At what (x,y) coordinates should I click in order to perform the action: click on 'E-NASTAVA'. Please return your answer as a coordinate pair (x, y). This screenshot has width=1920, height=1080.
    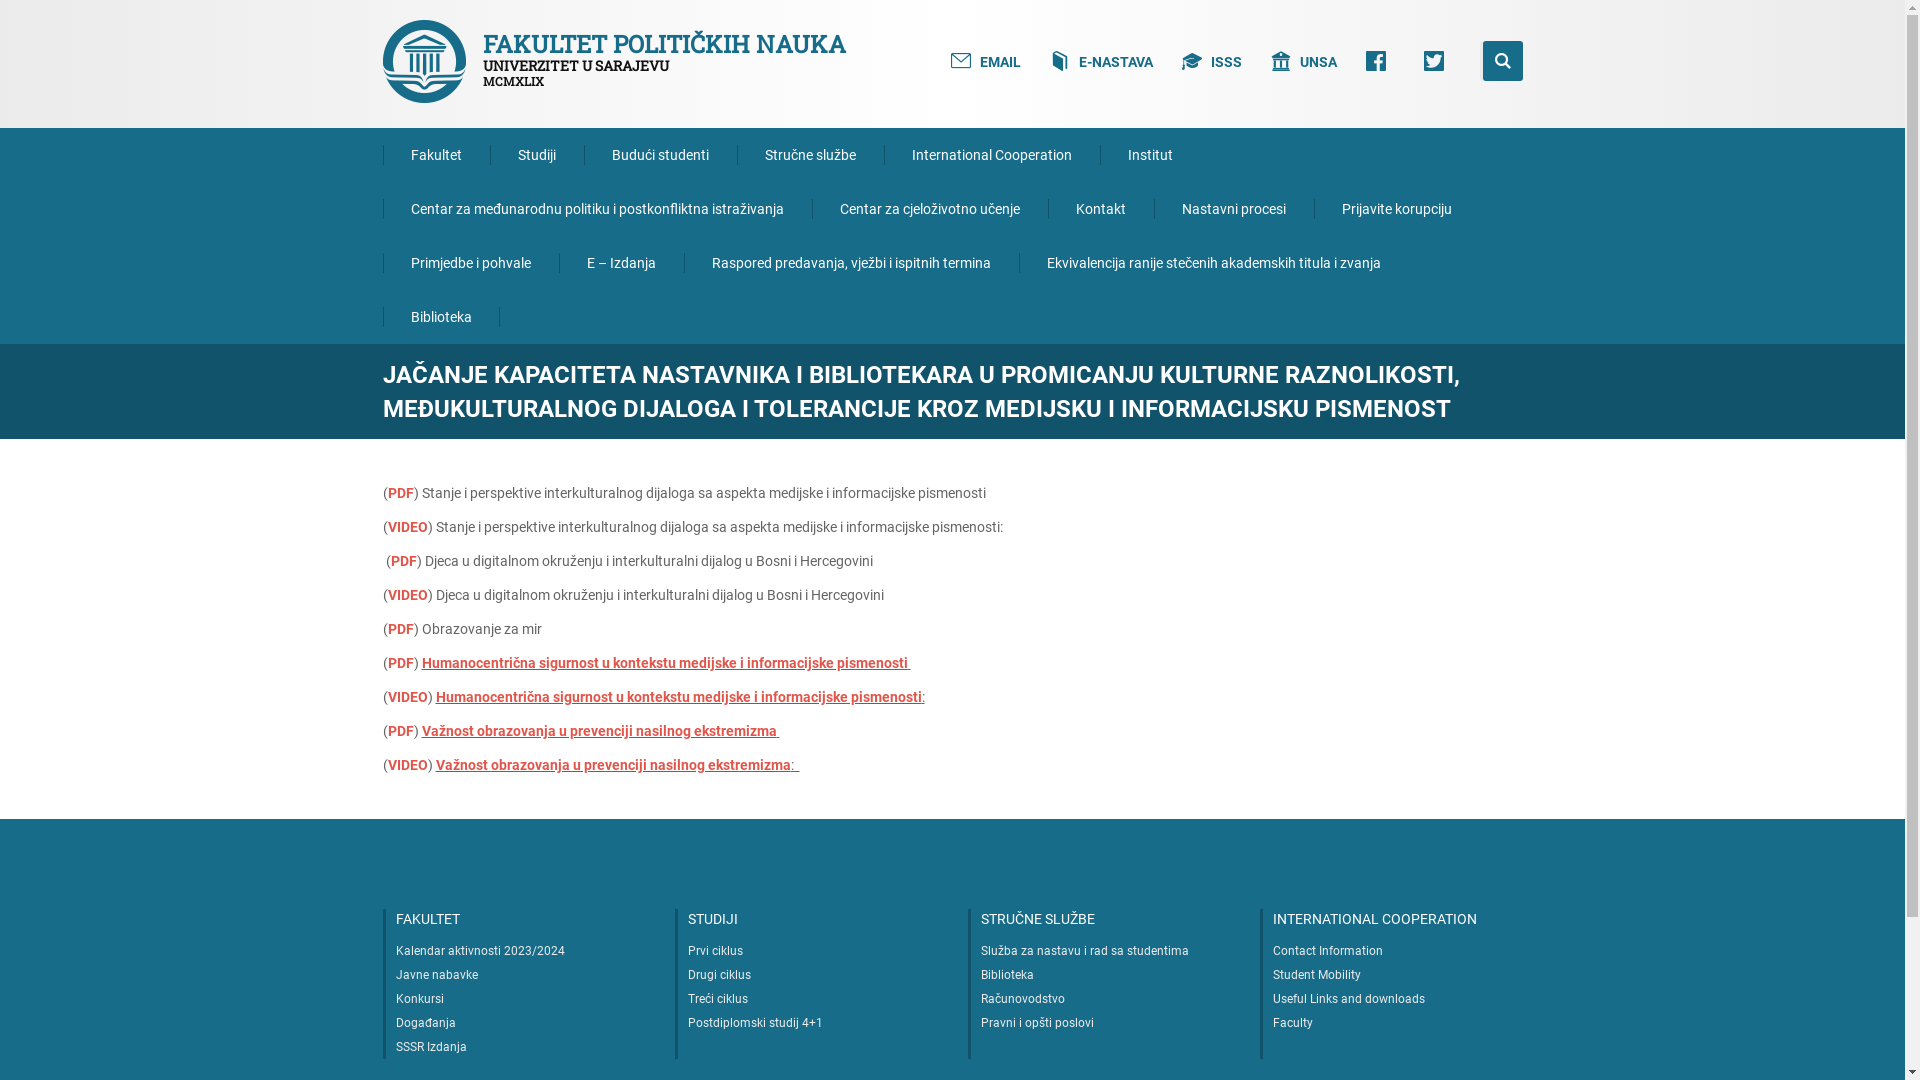
    Looking at the image, I should click on (1101, 60).